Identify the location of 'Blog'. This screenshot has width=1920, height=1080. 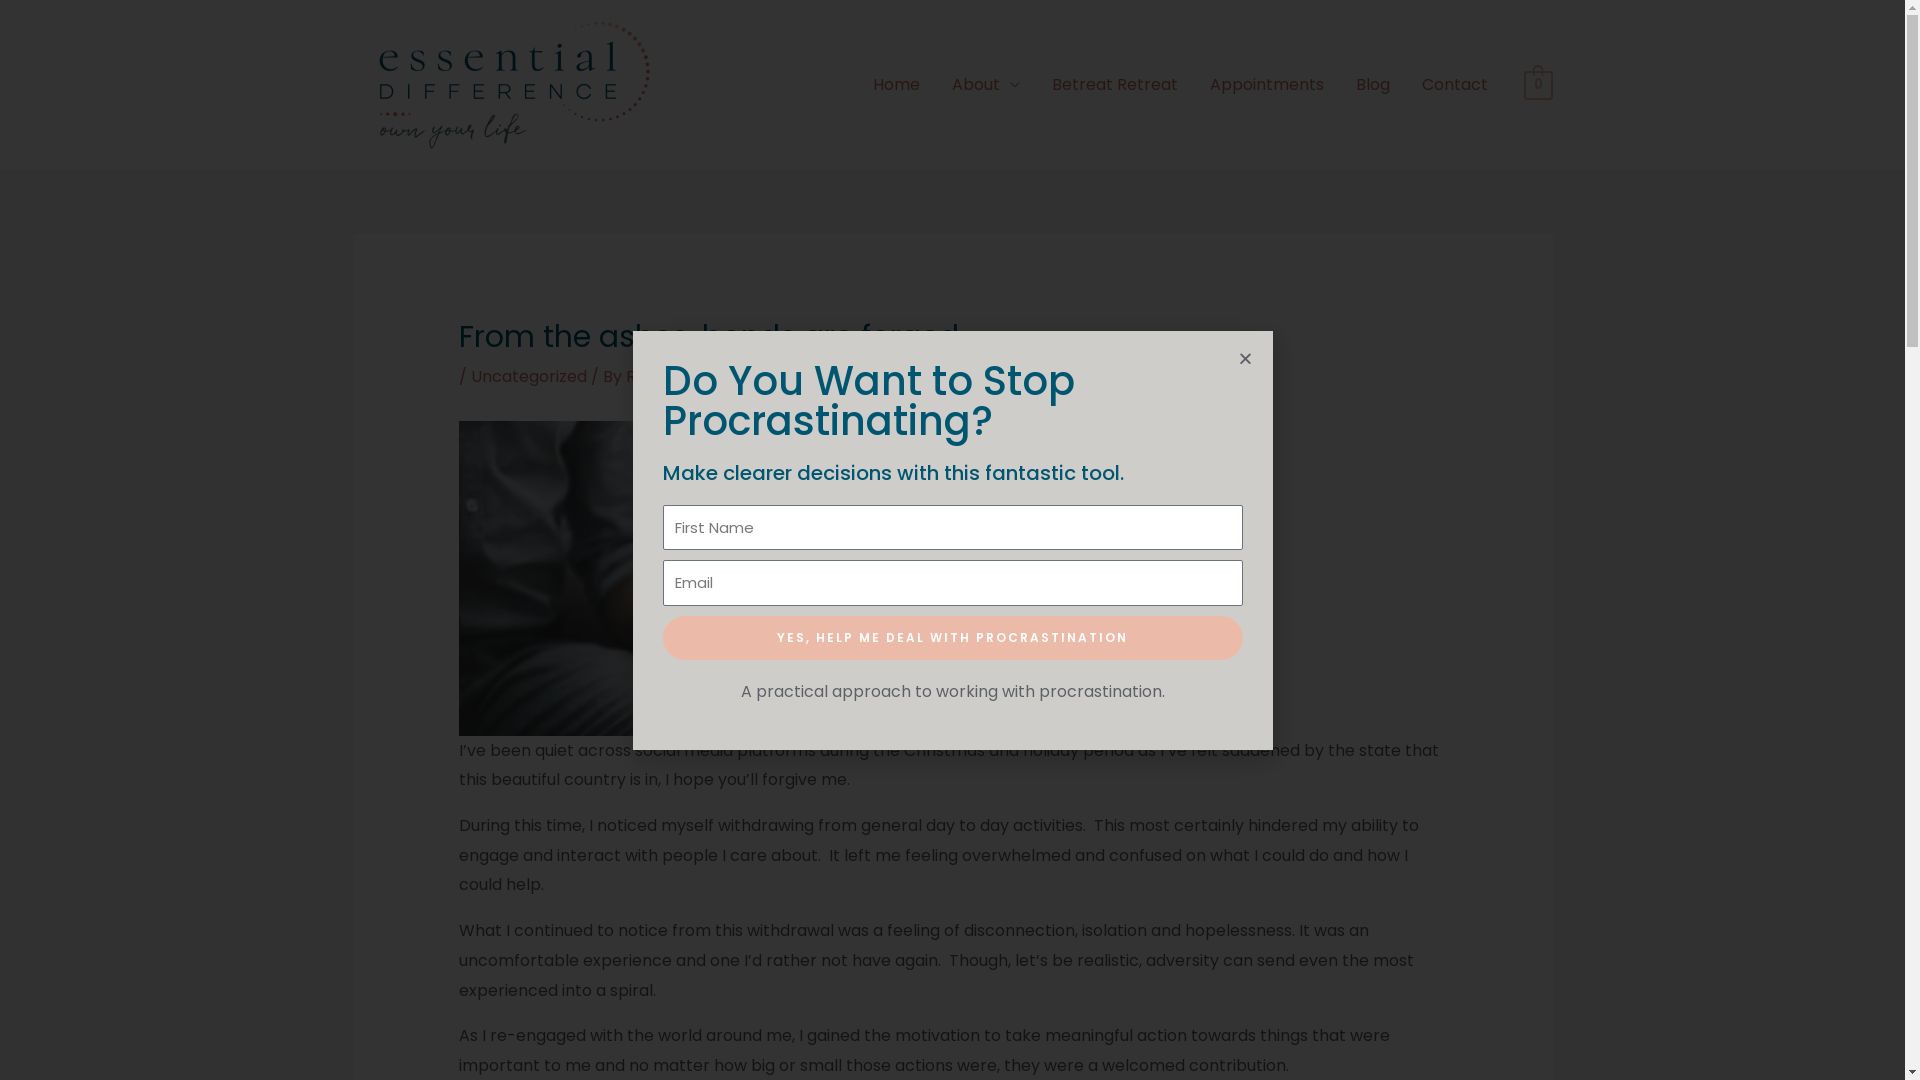
(1371, 83).